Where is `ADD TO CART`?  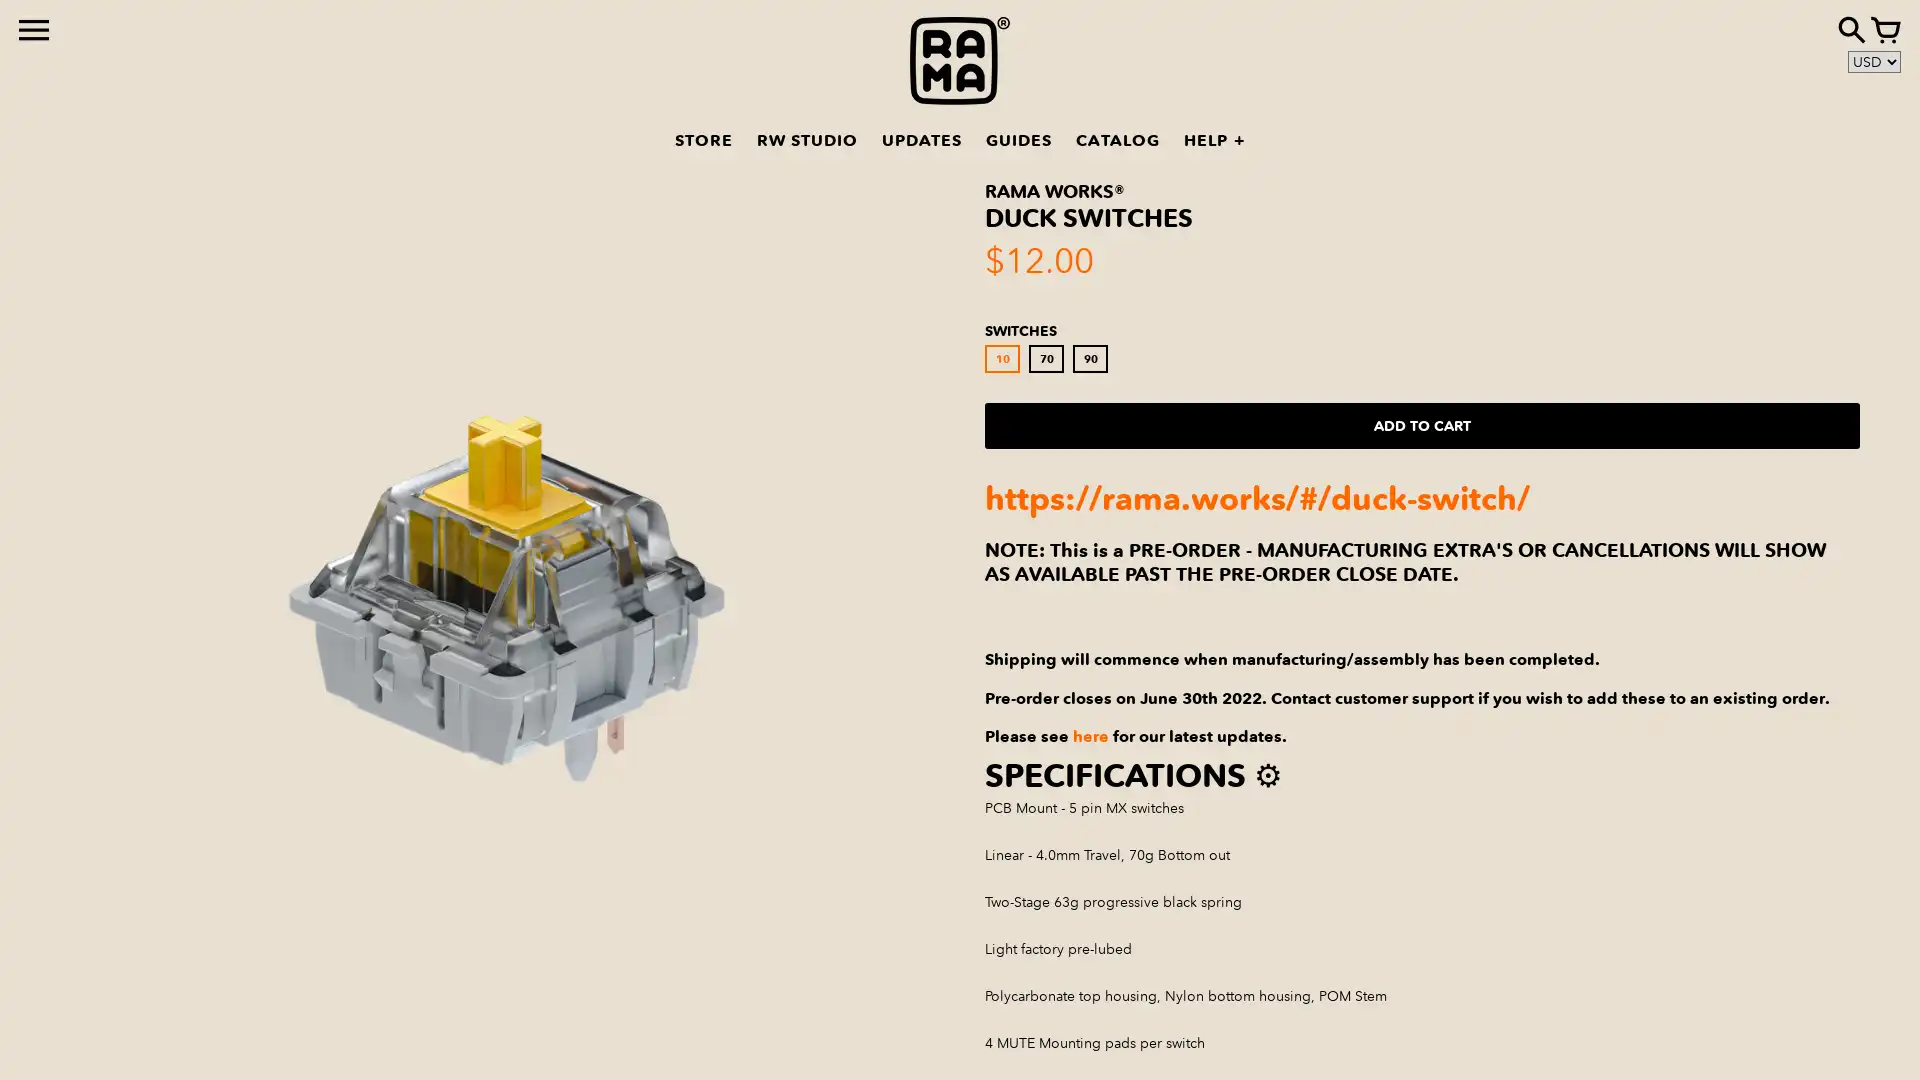
ADD TO CART is located at coordinates (1421, 424).